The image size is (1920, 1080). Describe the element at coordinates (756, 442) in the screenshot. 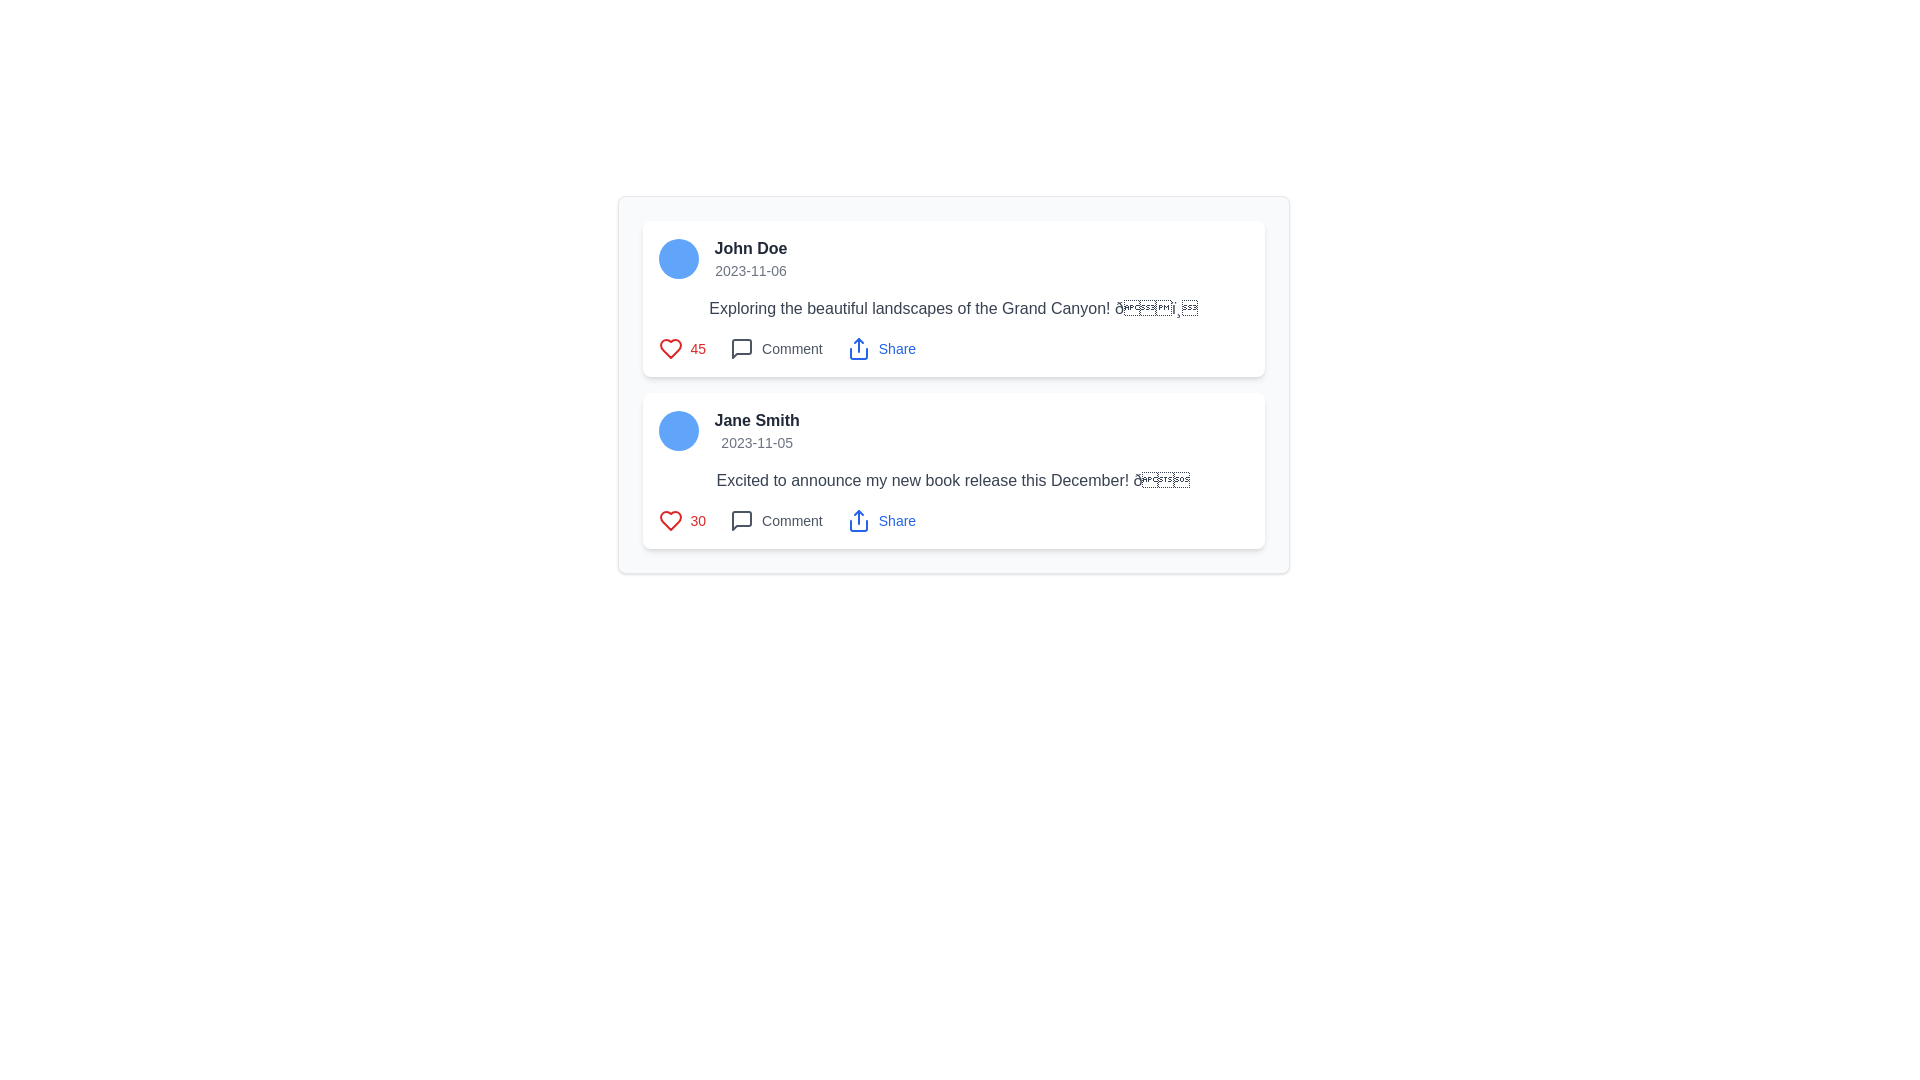

I see `the text label displaying '2023-11-05' in gray font, located beneath 'Jane Smith' in the second post of the feed interface` at that location.